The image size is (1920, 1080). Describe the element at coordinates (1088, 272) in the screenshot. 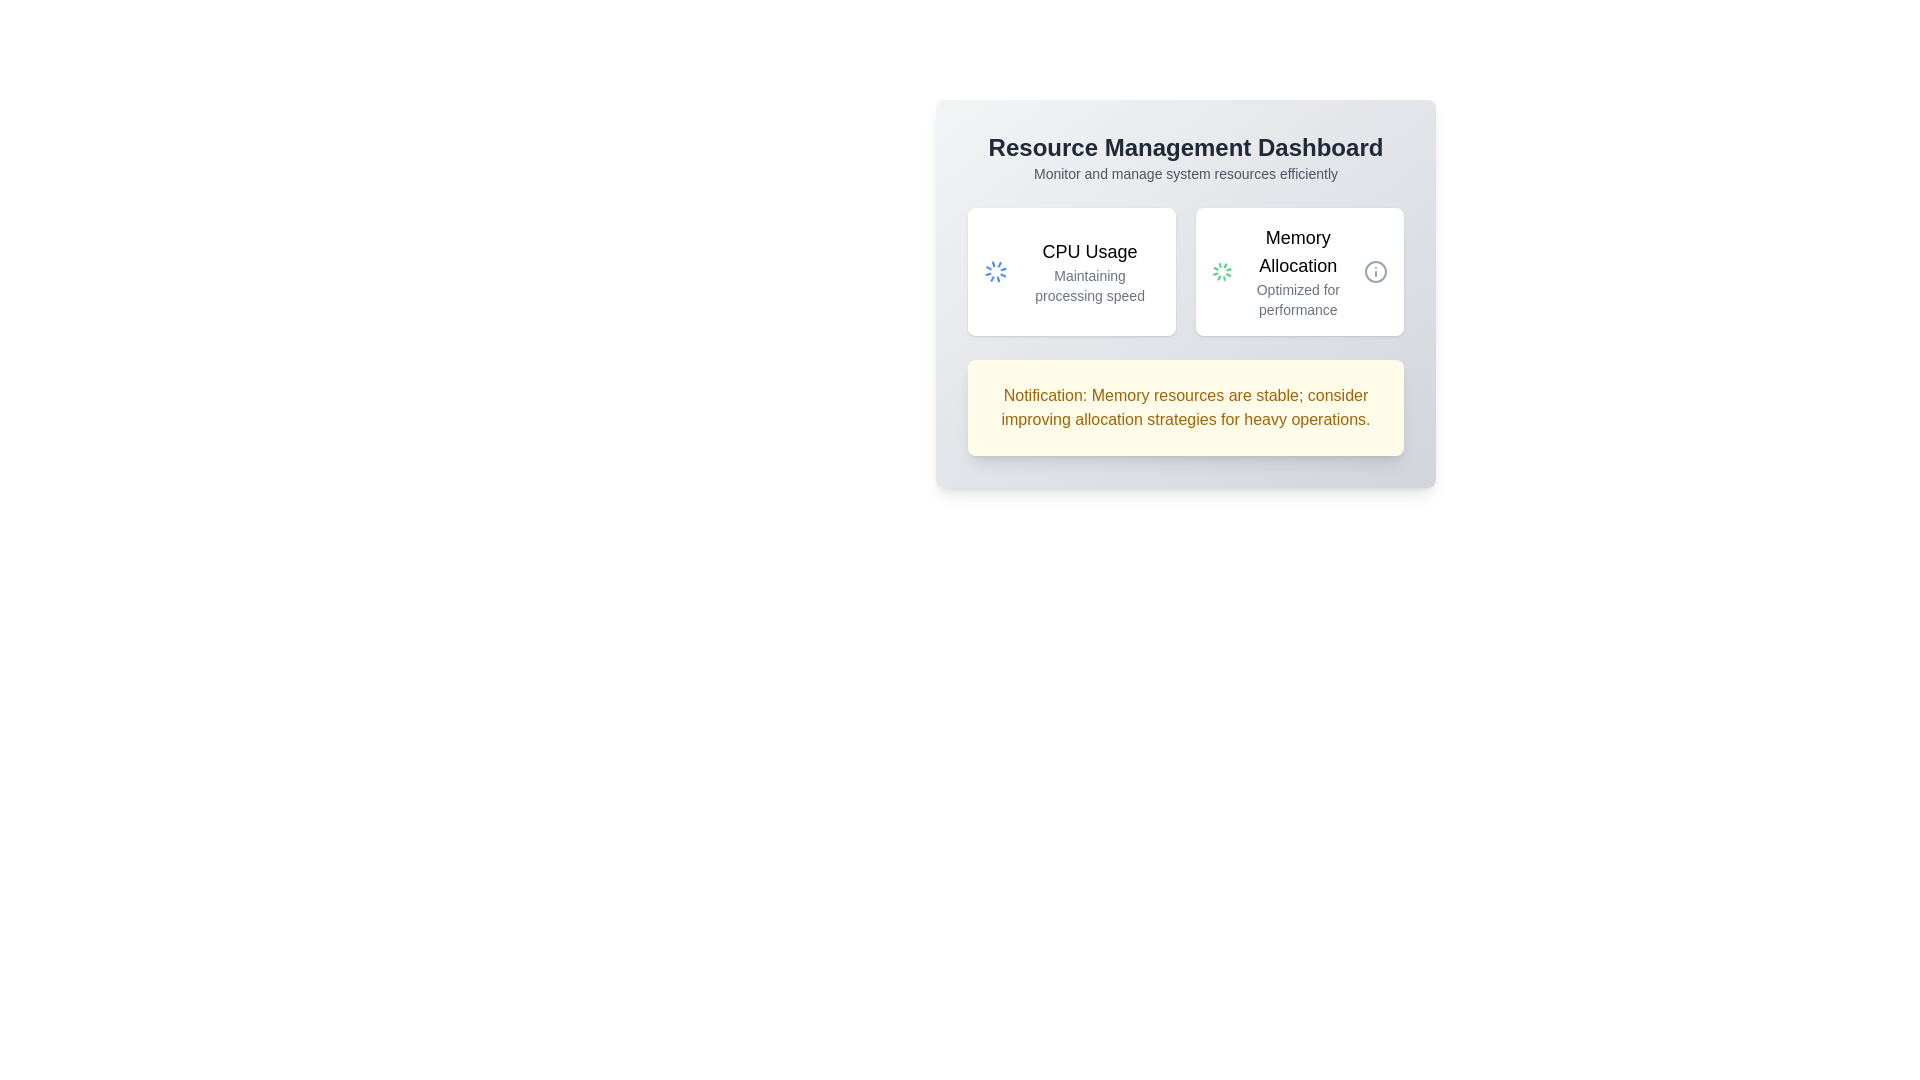

I see `the textual display element that shows CPU usage information, located beneath the spinning loader icon in the left section of the two-column layout` at that location.